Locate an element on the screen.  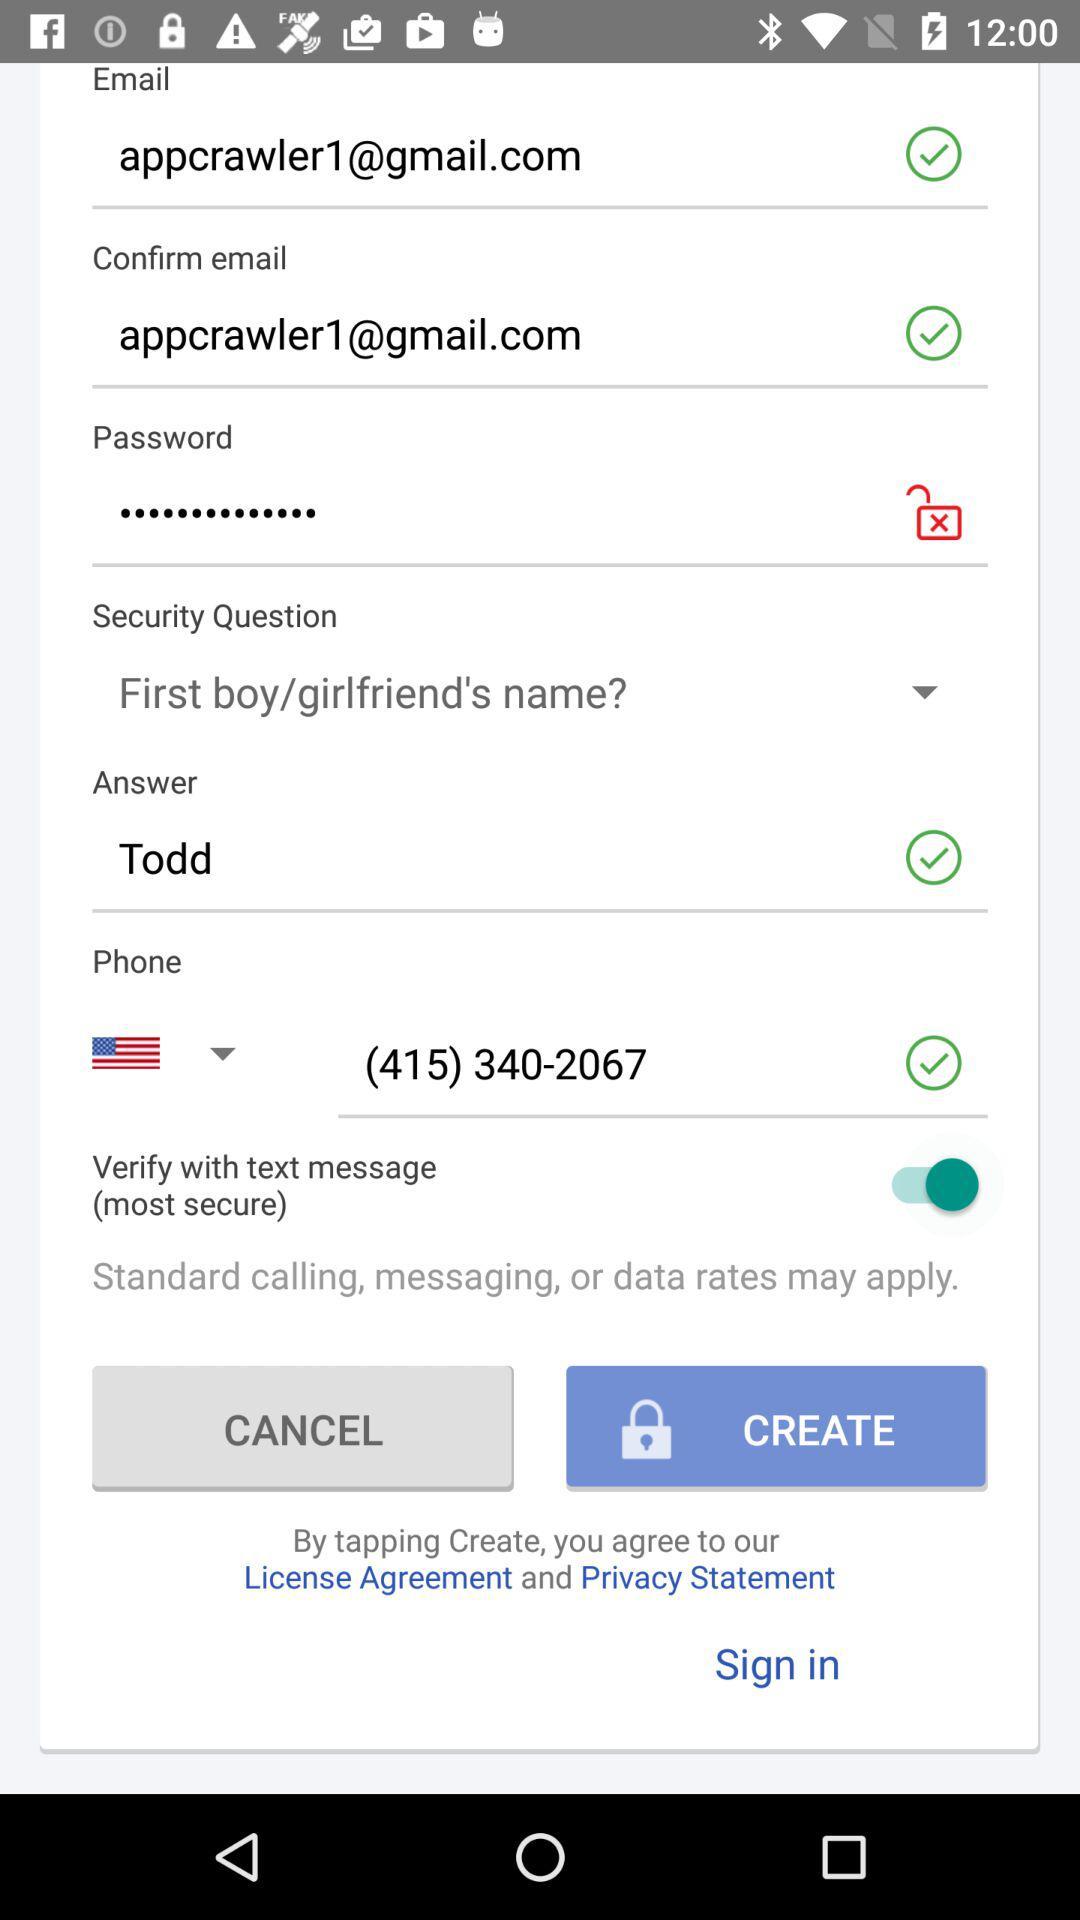
item below (415) 340-2067 icon is located at coordinates (540, 1184).